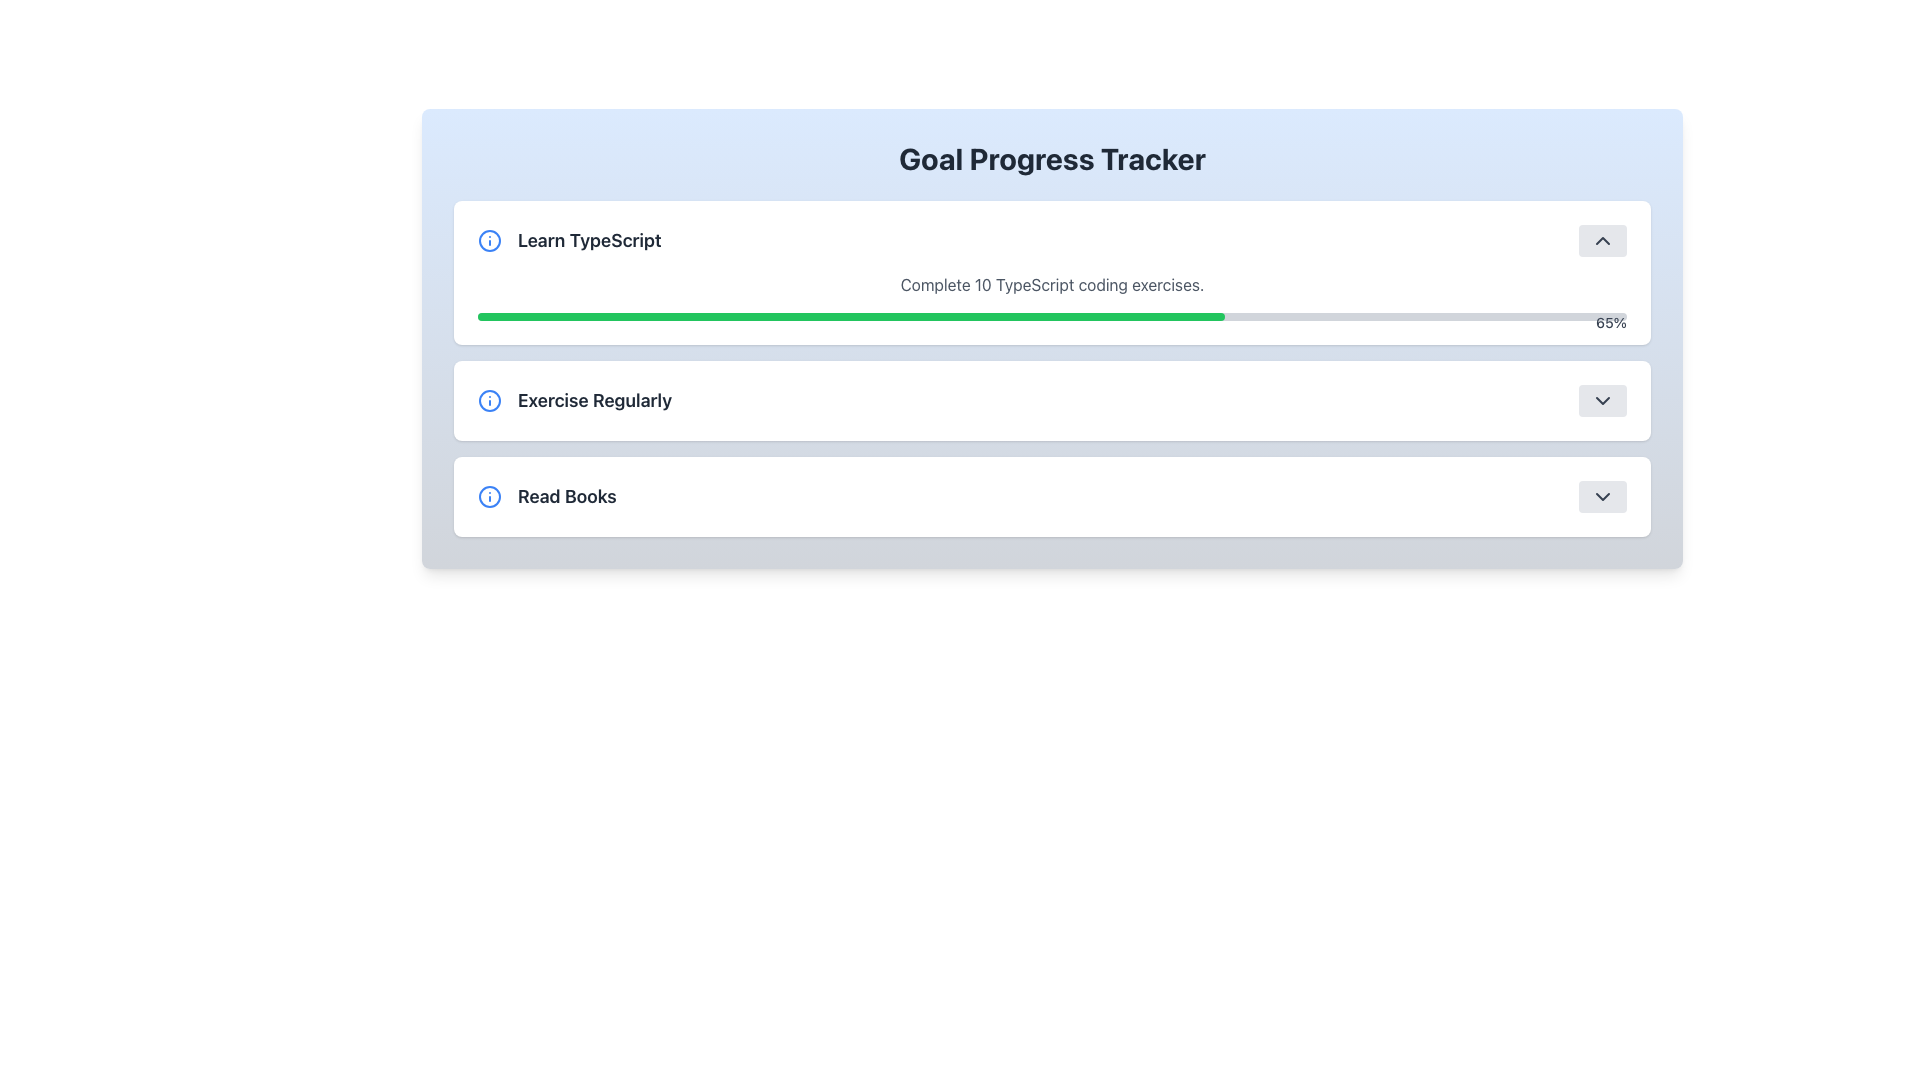 This screenshot has width=1920, height=1080. What do you see at coordinates (1051, 297) in the screenshot?
I see `displayed progress percentage of the Progress Bar located under the header 'Learn TypeScript', which is the second component in the section` at bounding box center [1051, 297].